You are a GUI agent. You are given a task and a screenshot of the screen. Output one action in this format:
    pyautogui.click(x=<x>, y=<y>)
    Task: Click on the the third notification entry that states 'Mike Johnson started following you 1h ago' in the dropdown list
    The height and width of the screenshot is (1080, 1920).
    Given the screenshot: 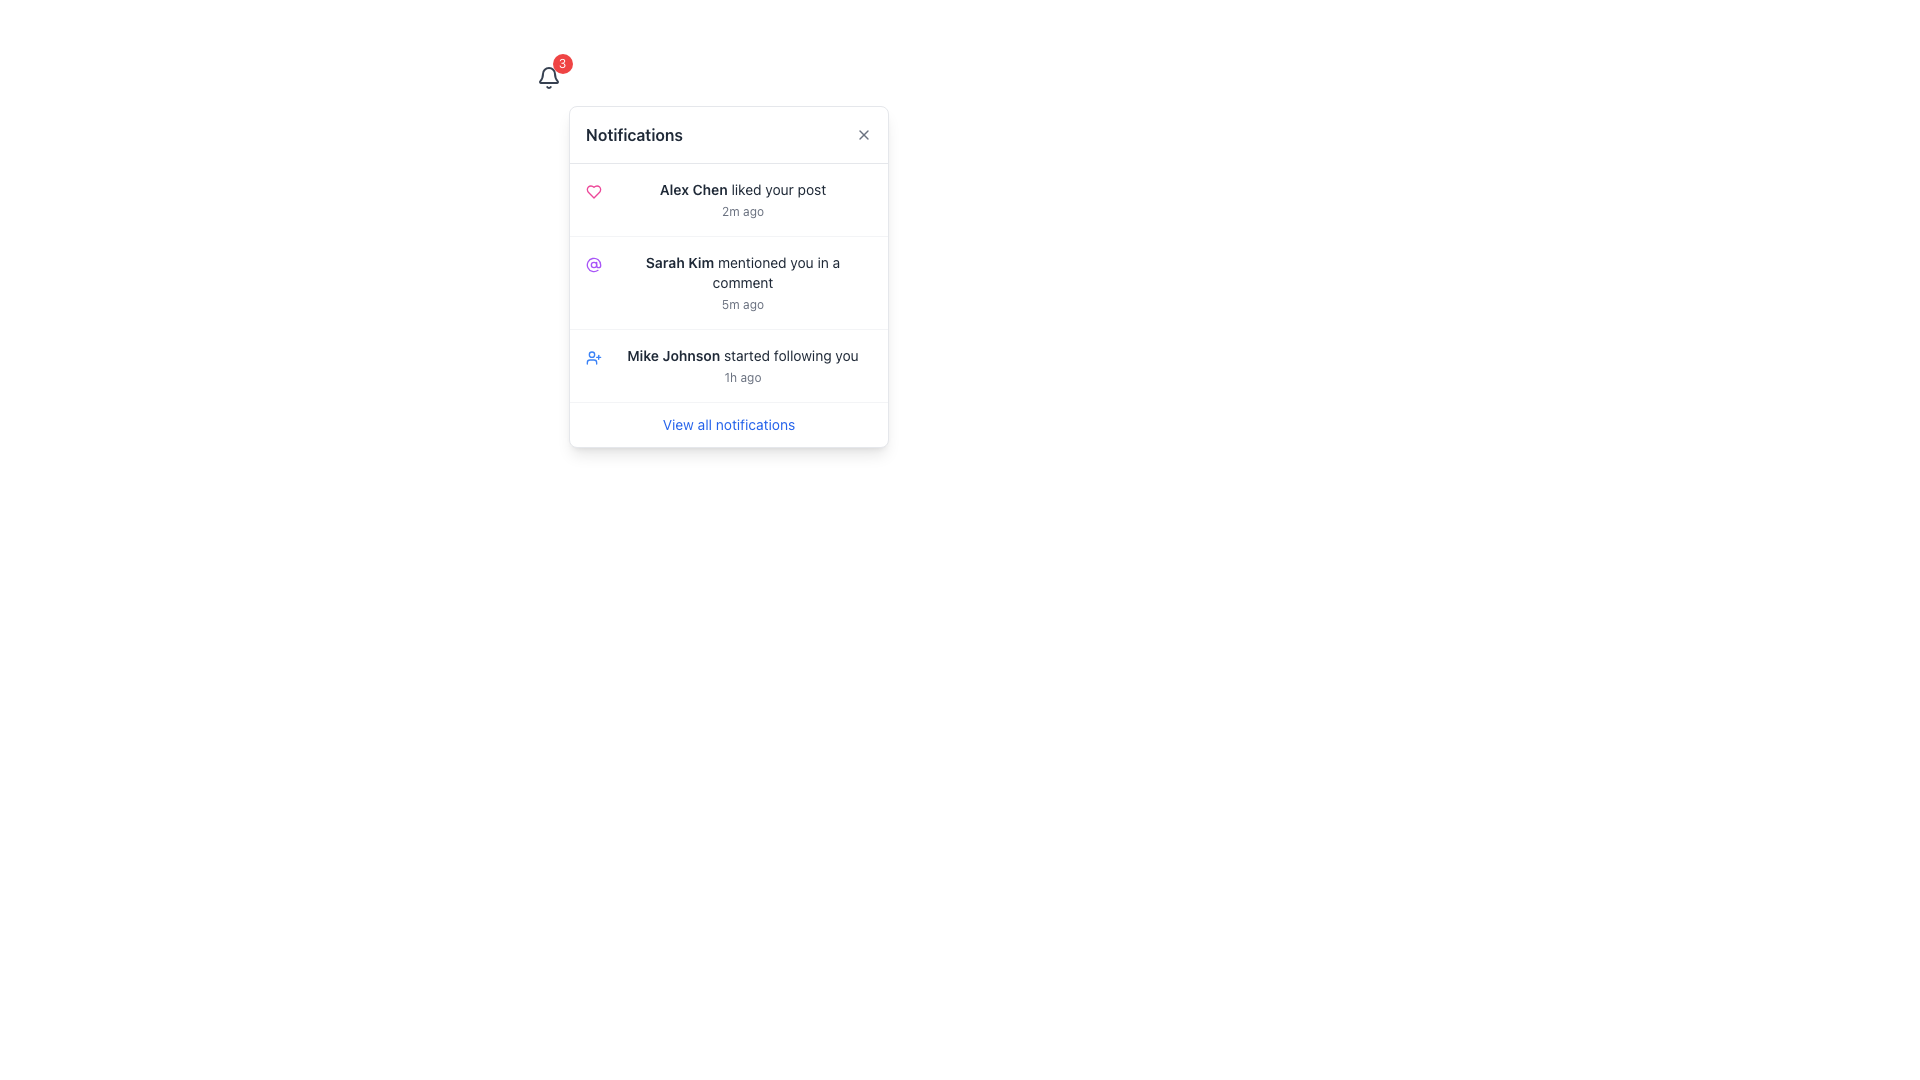 What is the action you would take?
    pyautogui.click(x=728, y=366)
    